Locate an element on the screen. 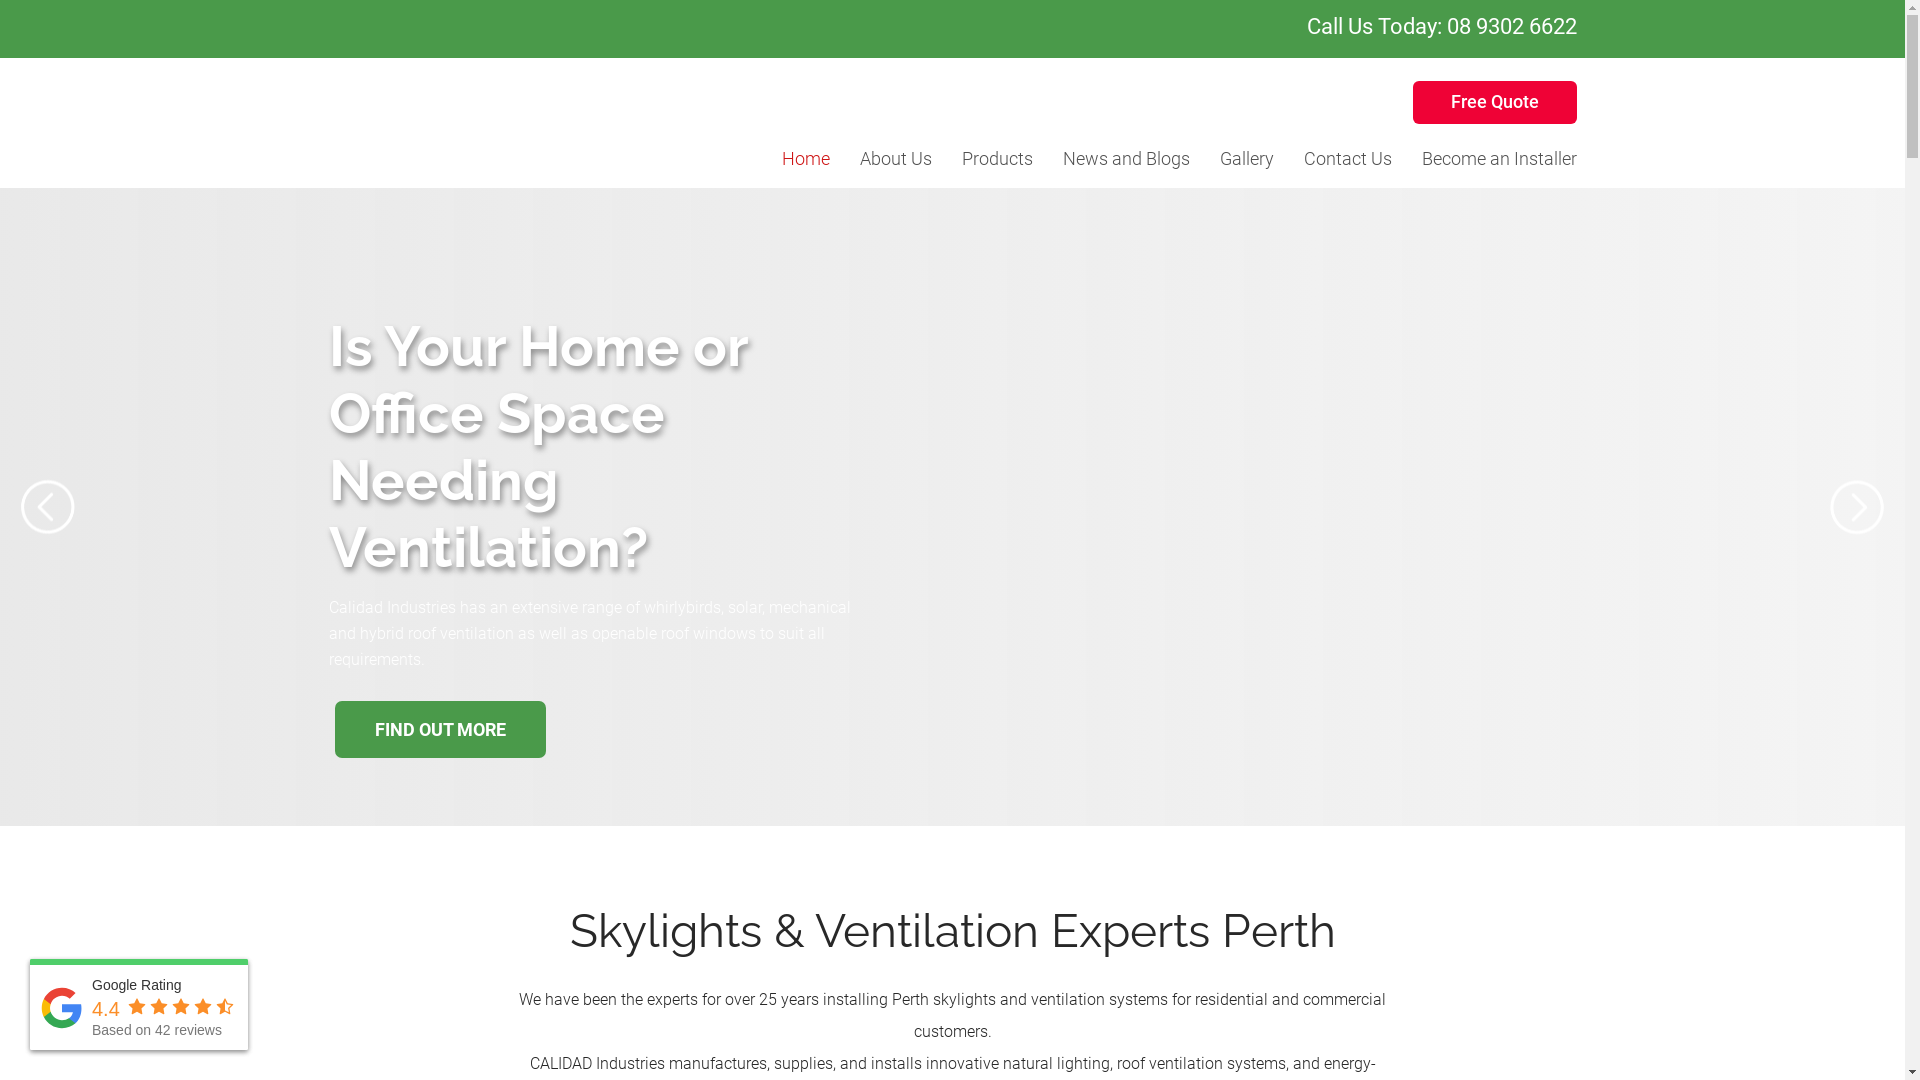  'Gallery' is located at coordinates (1246, 157).